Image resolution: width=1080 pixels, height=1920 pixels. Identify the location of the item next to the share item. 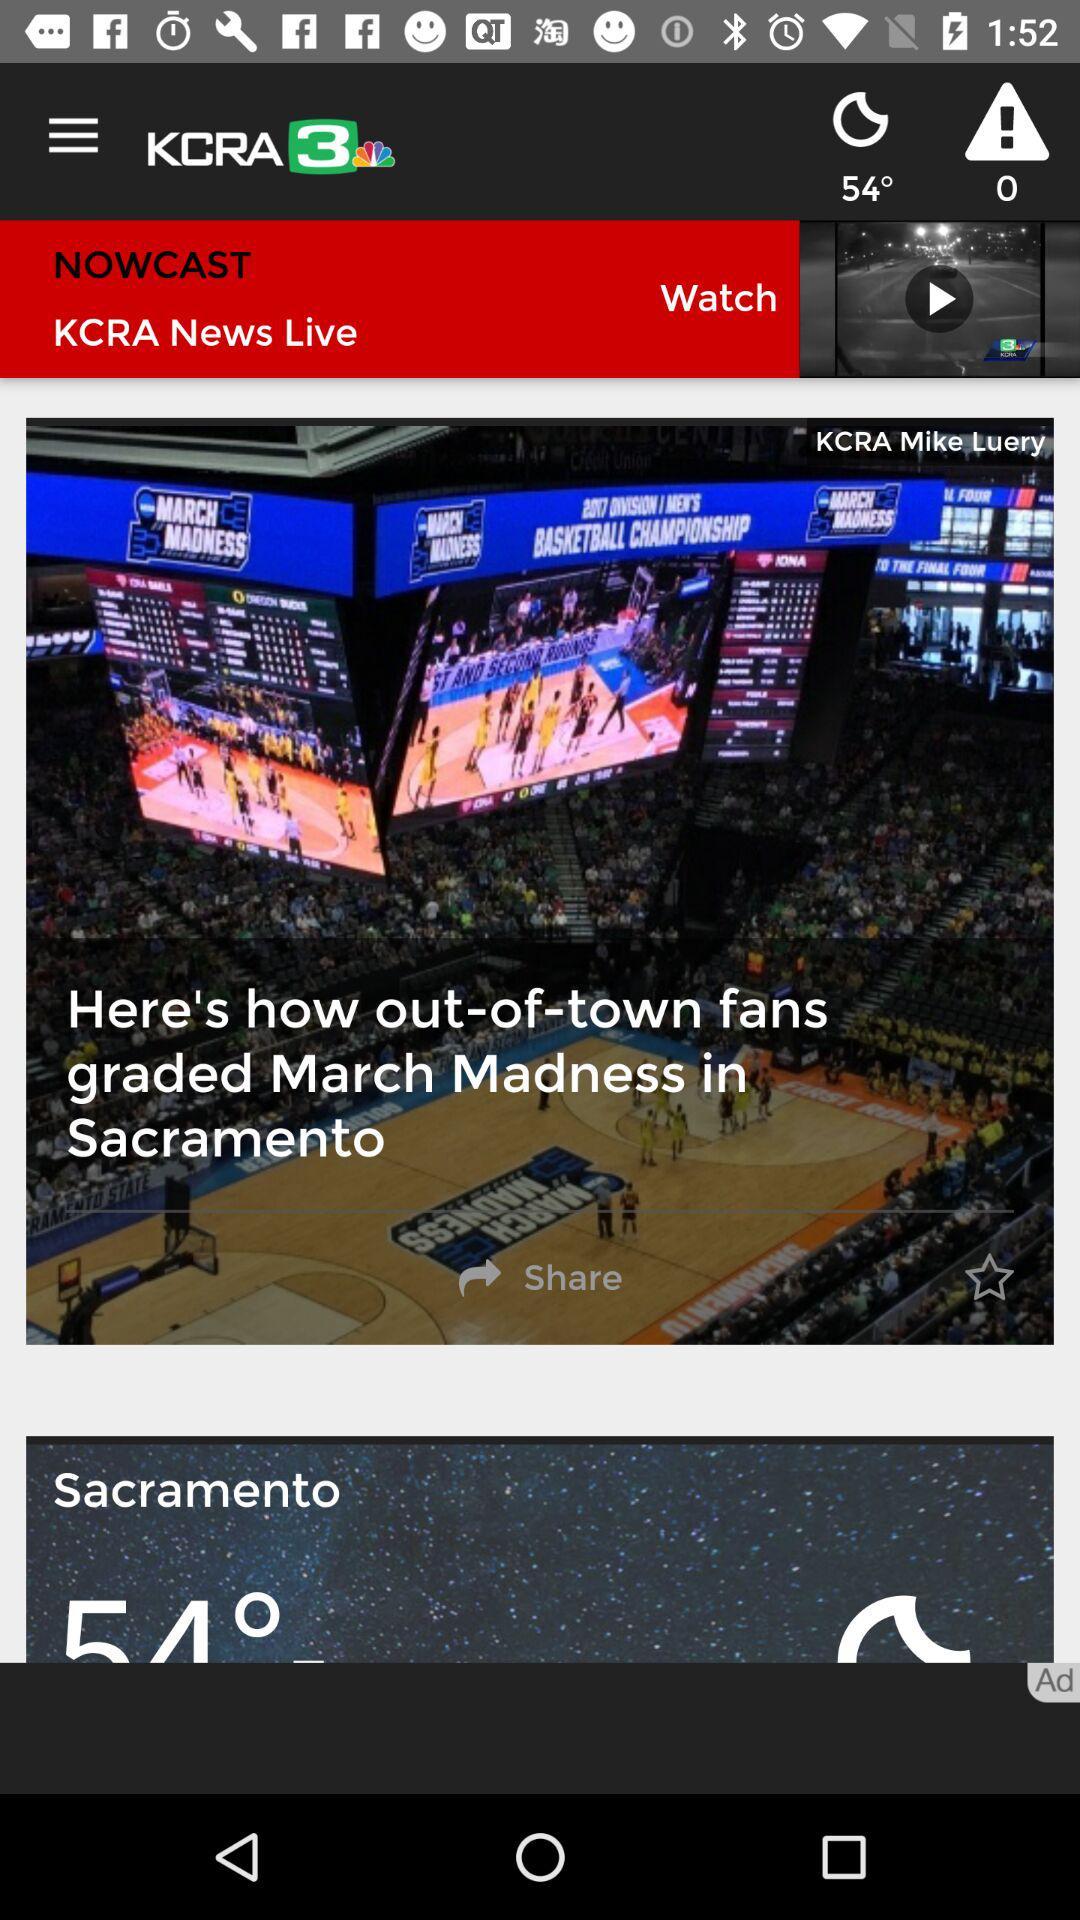
(988, 1277).